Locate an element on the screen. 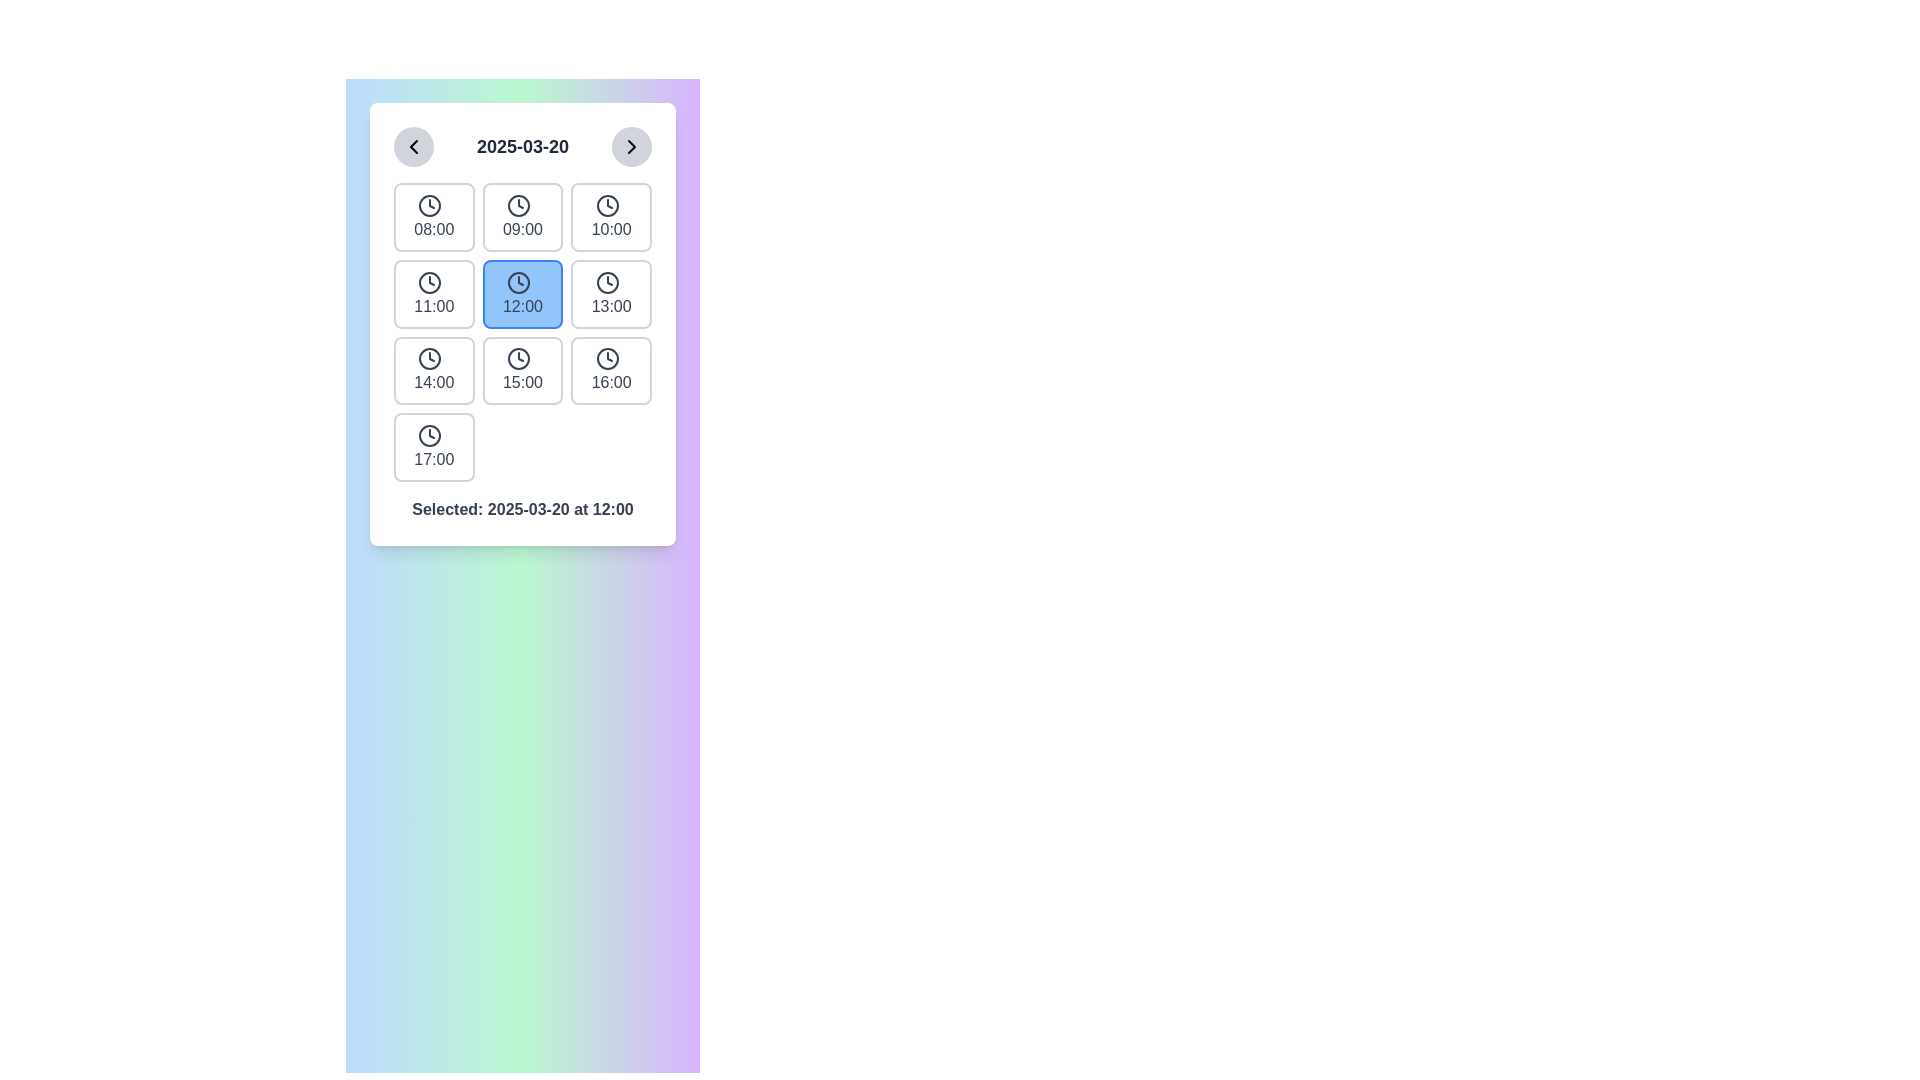 The height and width of the screenshot is (1080, 1920). the clock icon corresponding to the '16:00' time slot is located at coordinates (606, 358).